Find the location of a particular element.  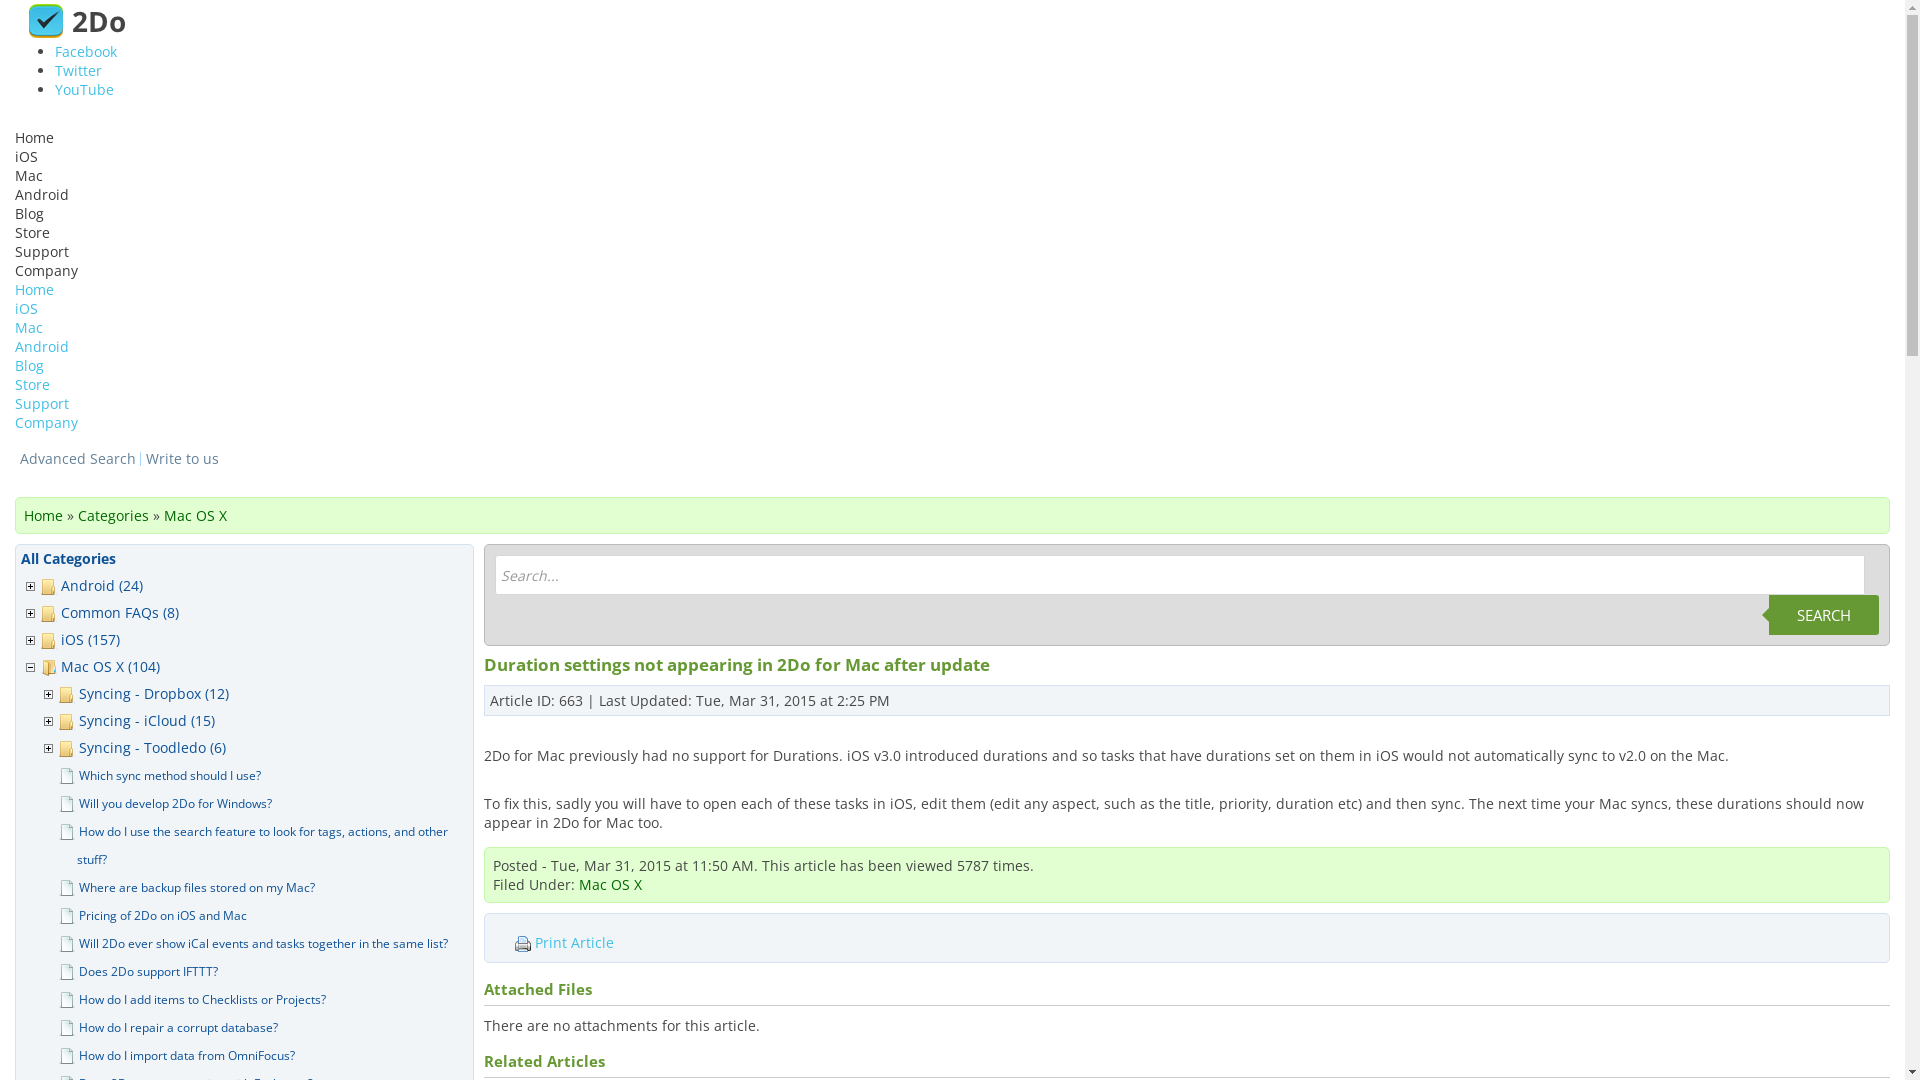

'Will you develop 2Do for Windows?' is located at coordinates (76, 802).